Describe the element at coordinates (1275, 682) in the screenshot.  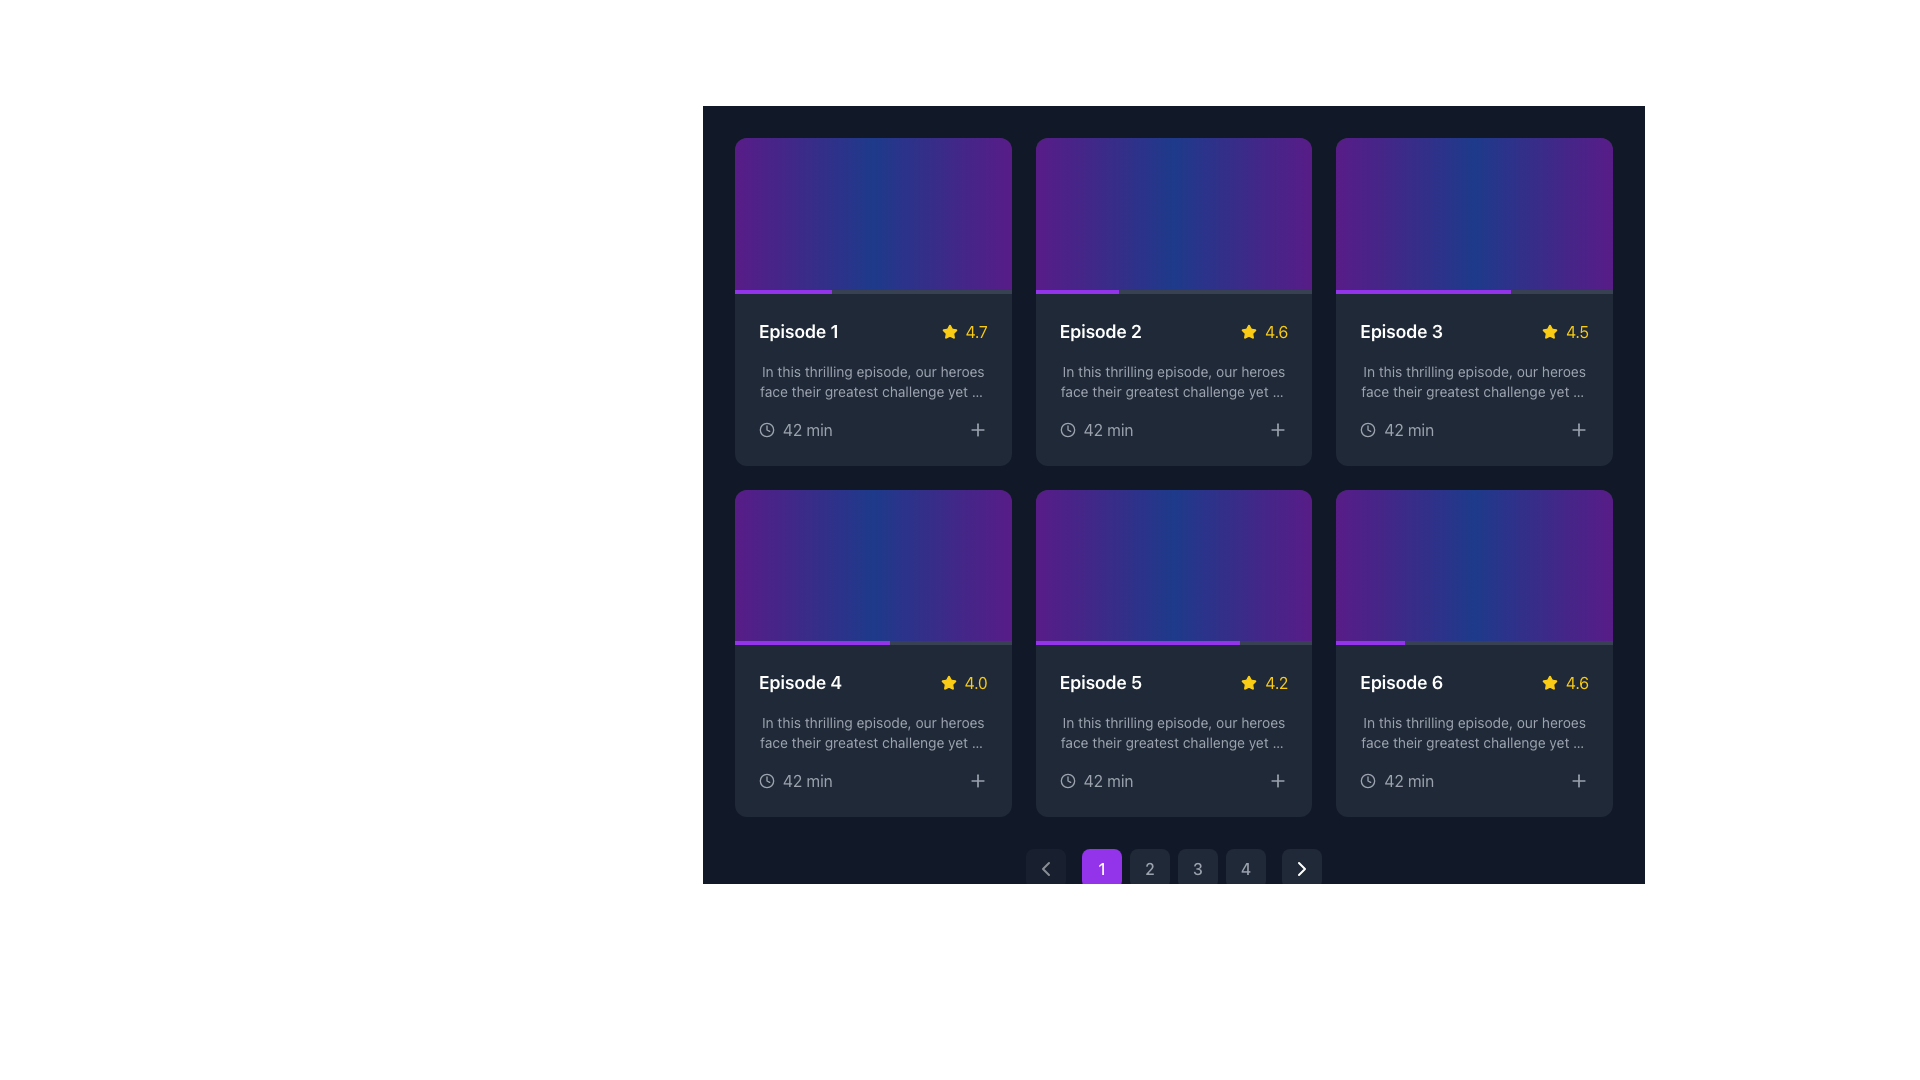
I see `the numerical rating text label located in the fifth card of the grid layout, positioned to the right of the star icon` at that location.